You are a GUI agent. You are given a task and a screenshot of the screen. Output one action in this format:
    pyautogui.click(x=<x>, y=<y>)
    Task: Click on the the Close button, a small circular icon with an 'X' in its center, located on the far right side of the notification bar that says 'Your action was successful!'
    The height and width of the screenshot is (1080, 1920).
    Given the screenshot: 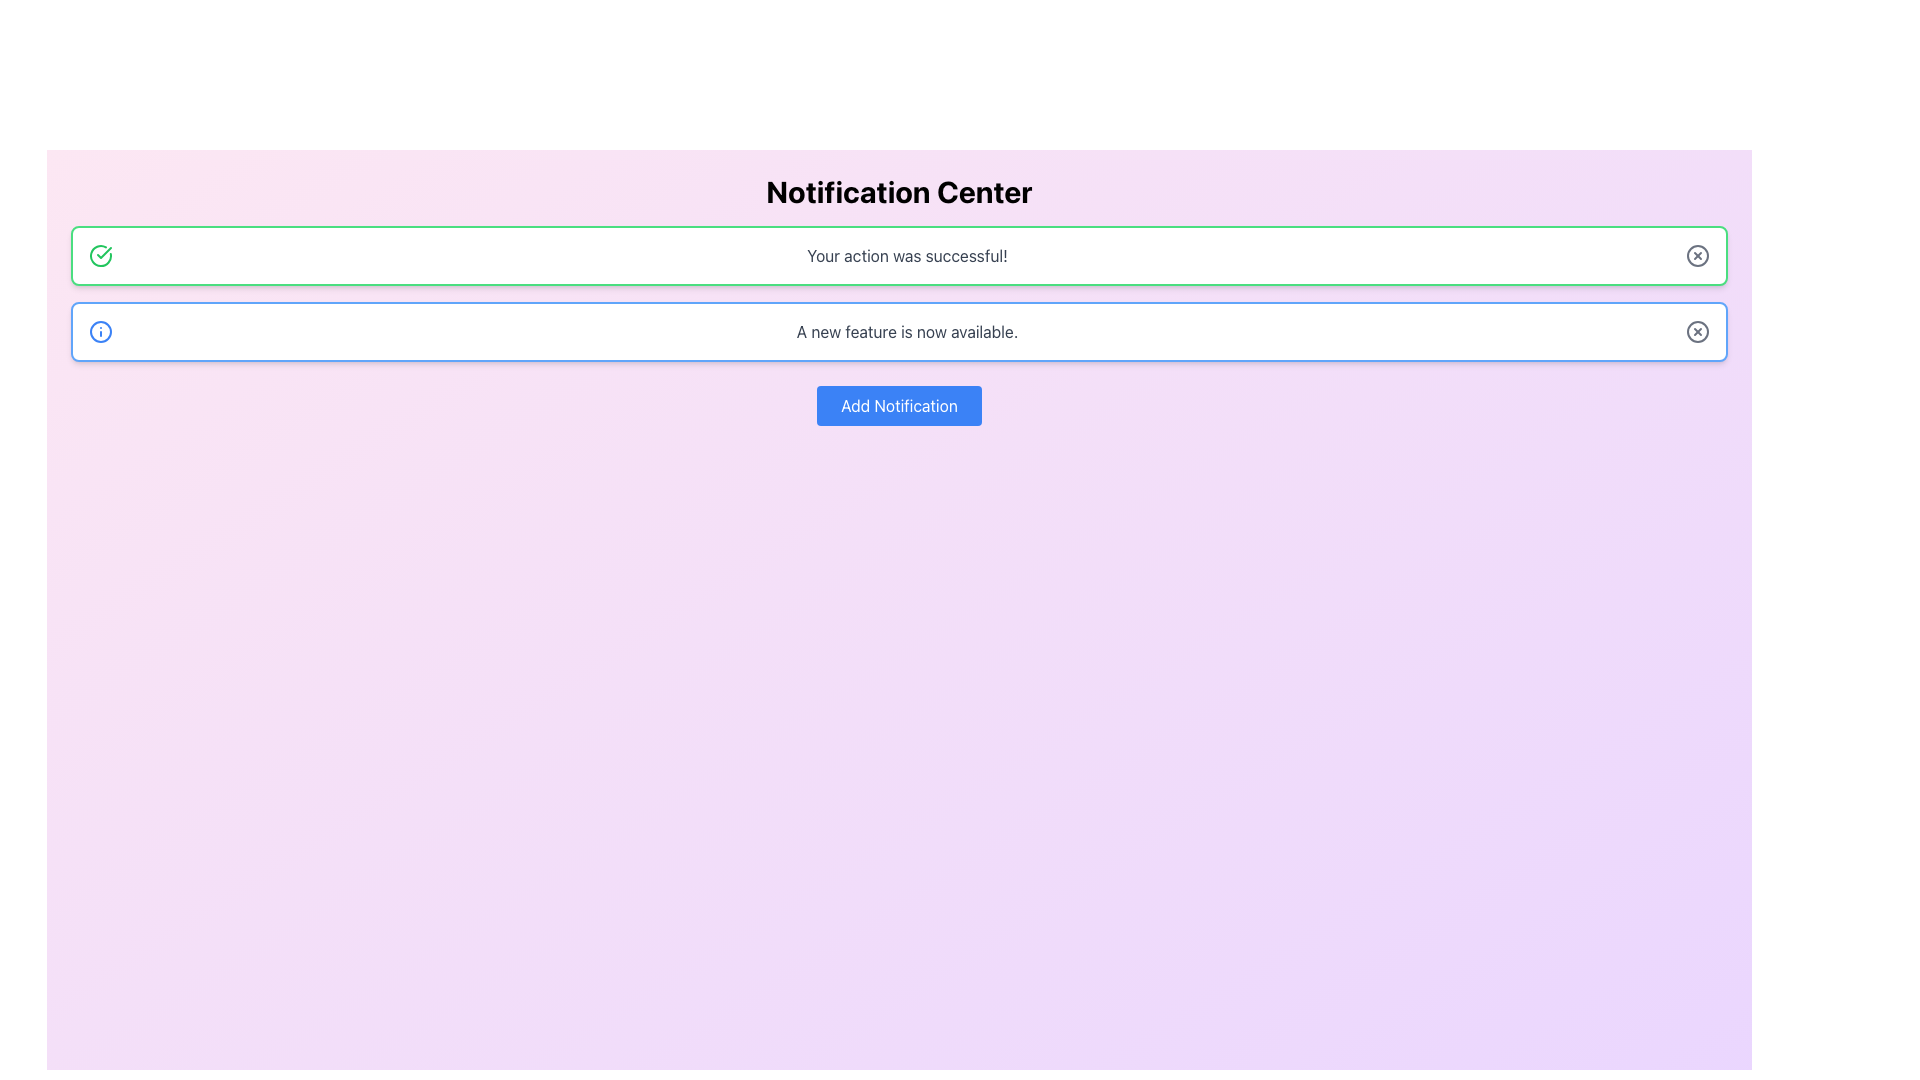 What is the action you would take?
    pyautogui.click(x=1697, y=254)
    